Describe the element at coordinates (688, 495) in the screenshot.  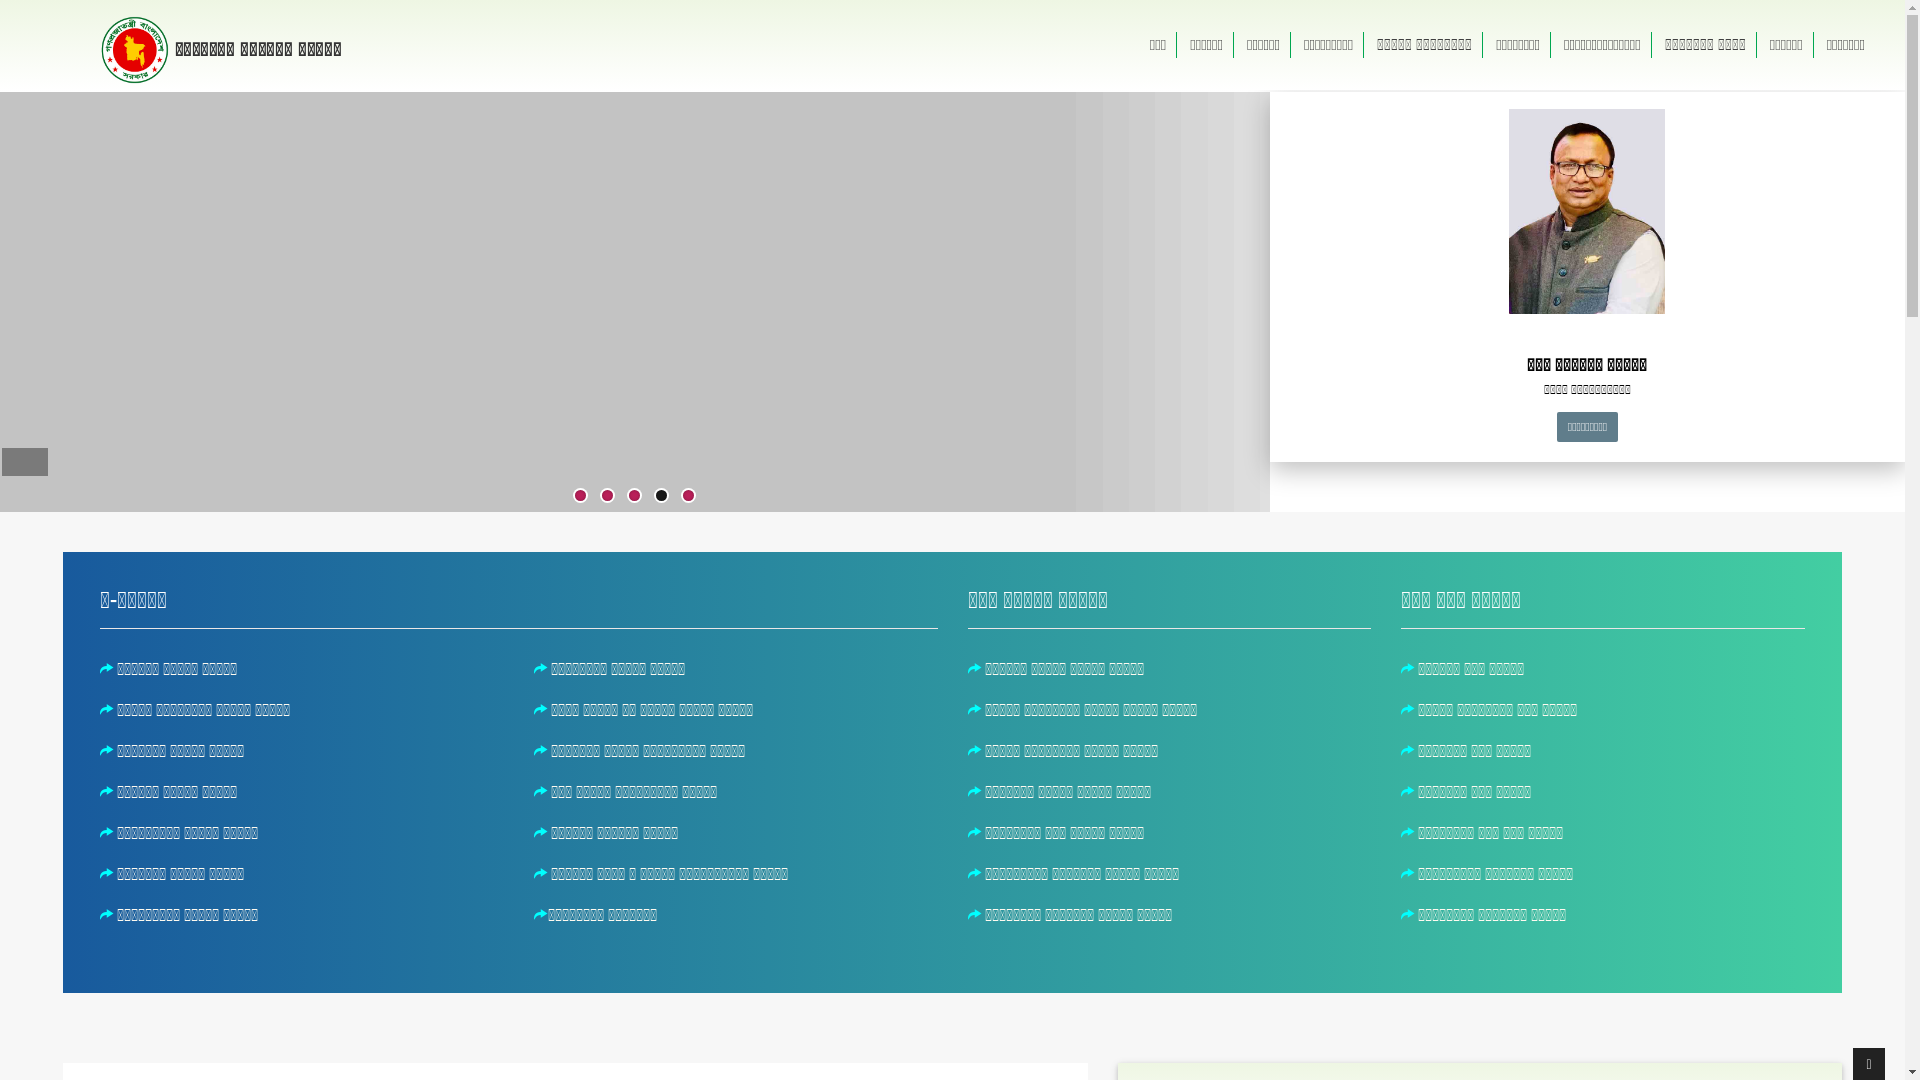
I see `'5'` at that location.